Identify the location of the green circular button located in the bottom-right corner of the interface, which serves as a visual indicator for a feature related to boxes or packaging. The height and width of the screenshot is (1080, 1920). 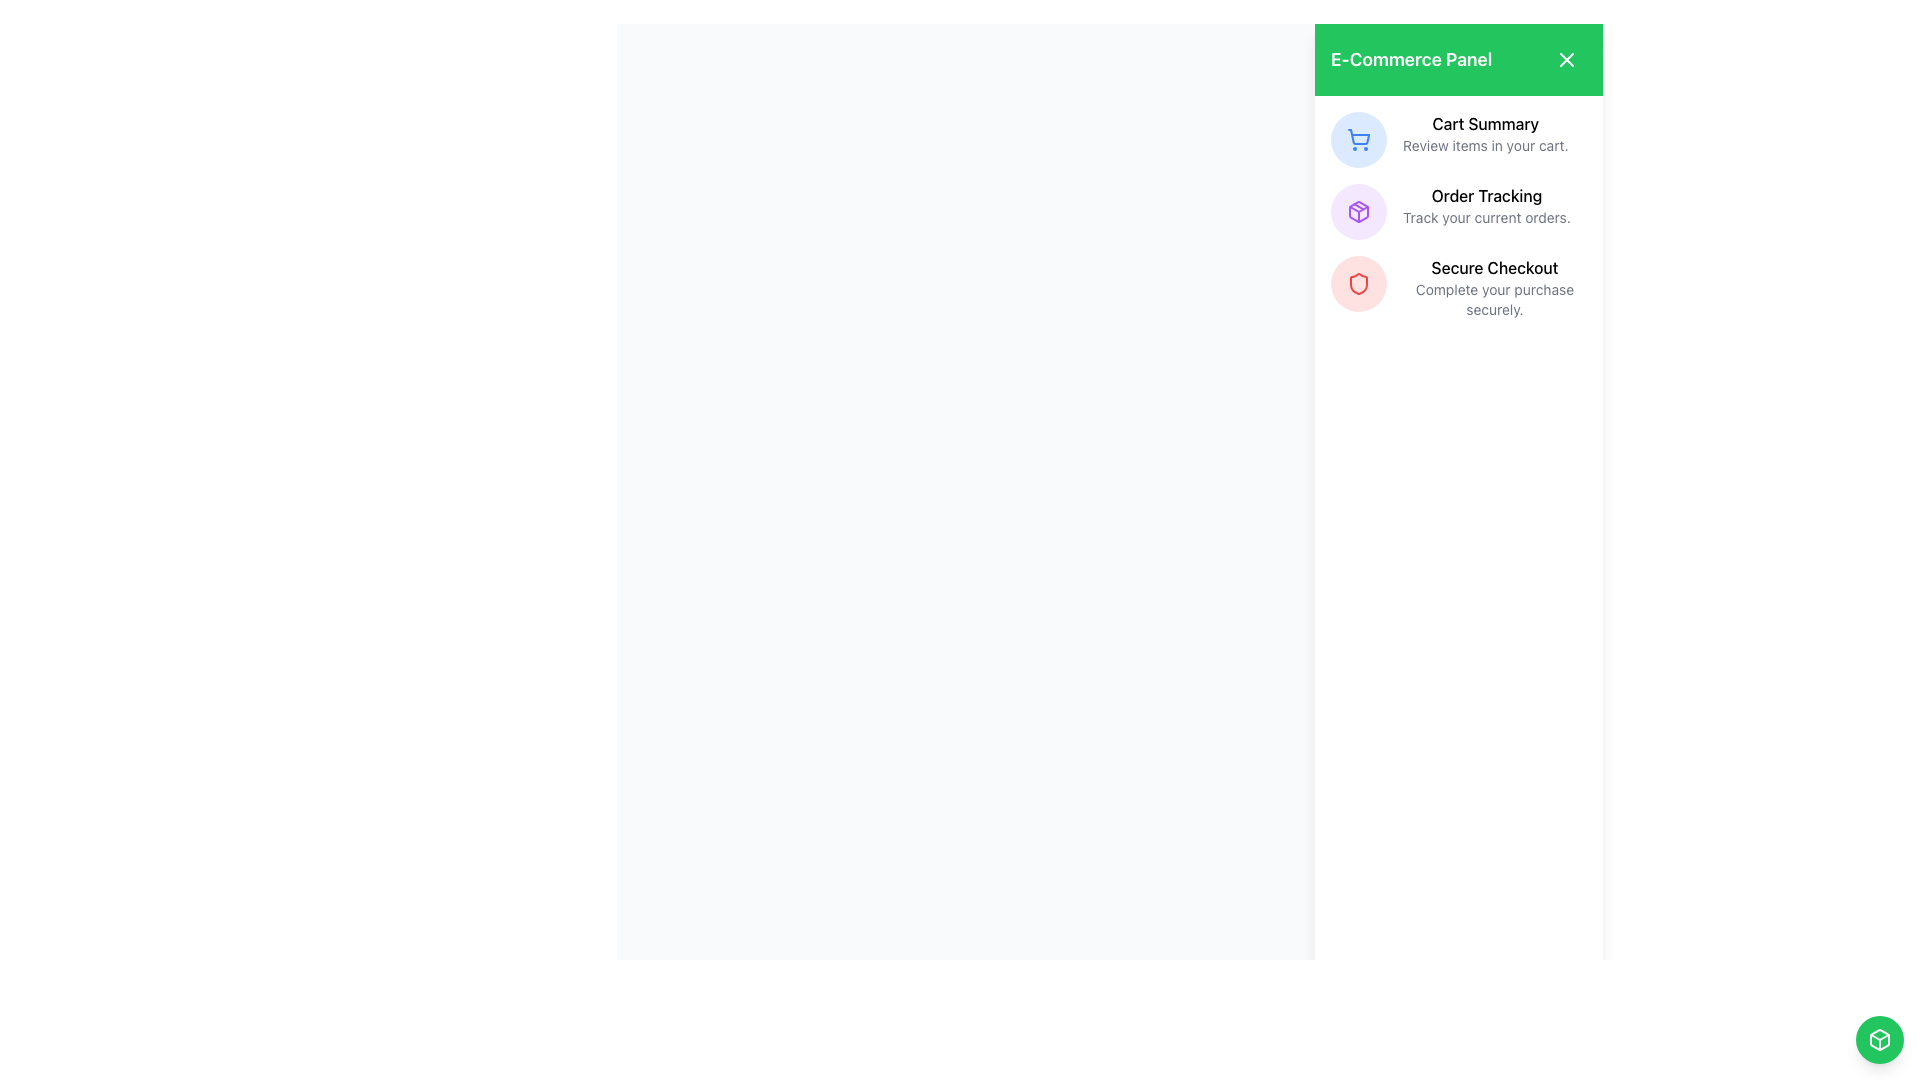
(1879, 1039).